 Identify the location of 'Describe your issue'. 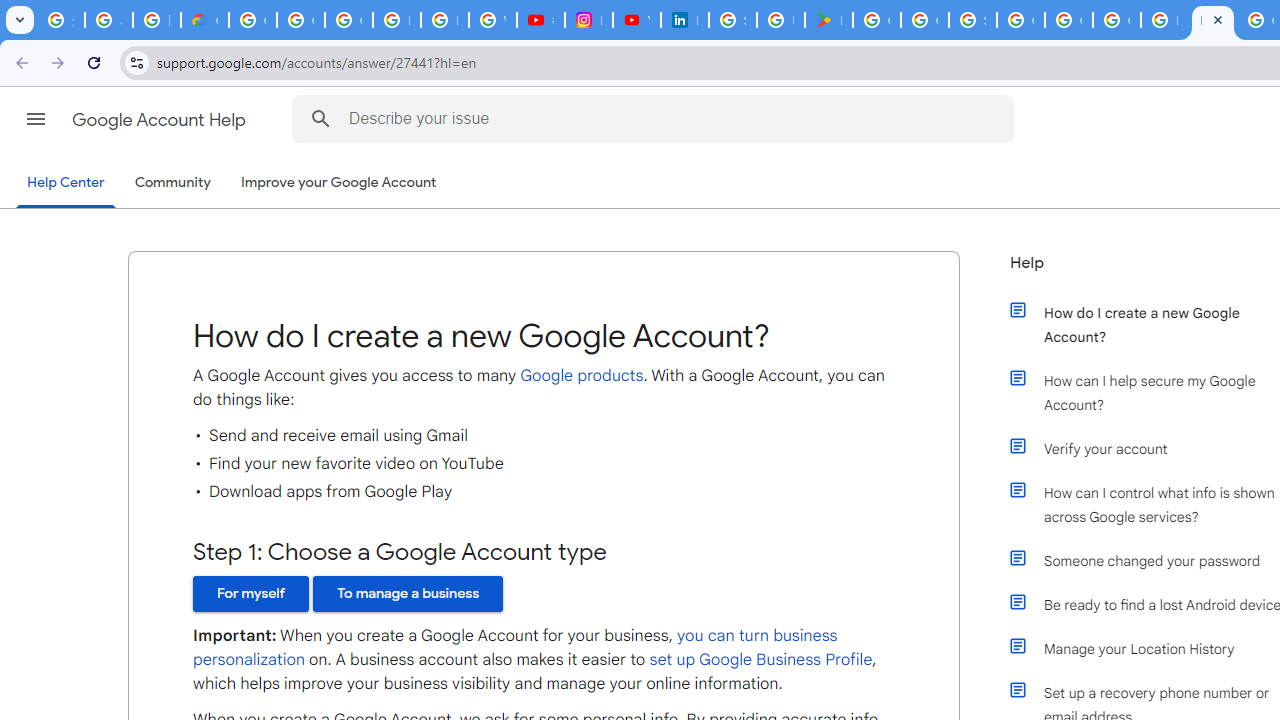
(656, 118).